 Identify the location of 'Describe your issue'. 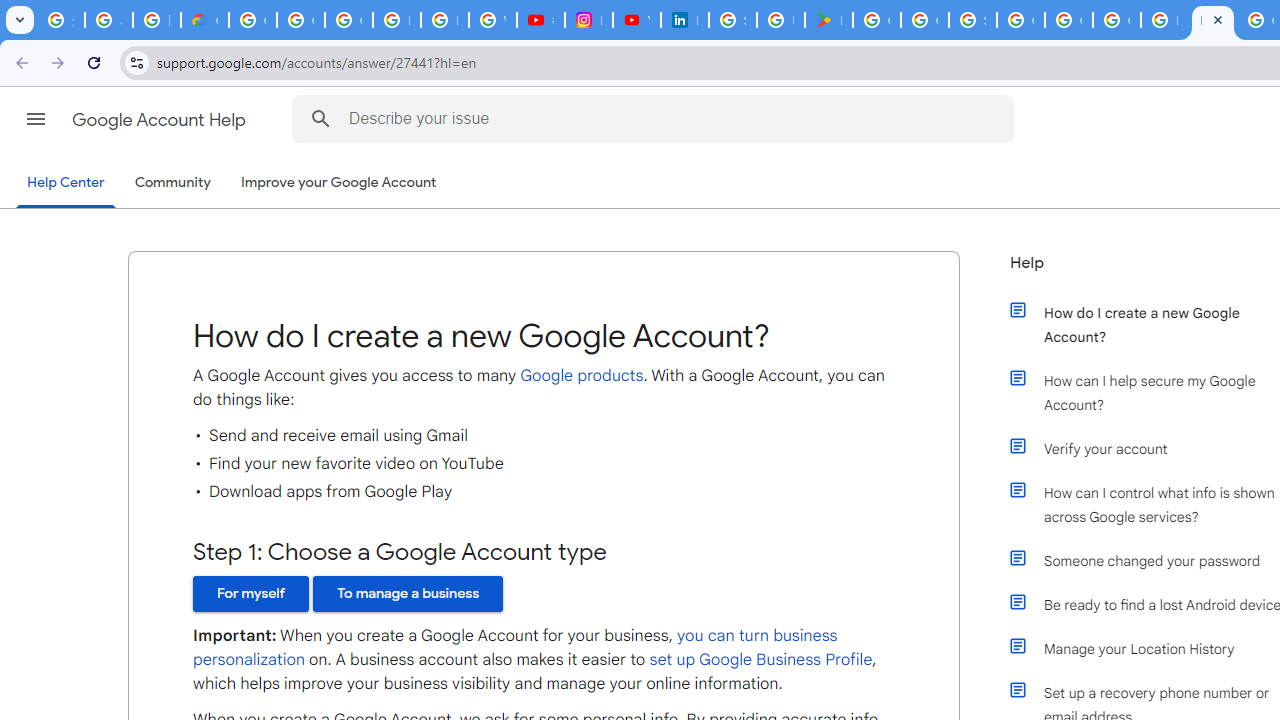
(656, 118).